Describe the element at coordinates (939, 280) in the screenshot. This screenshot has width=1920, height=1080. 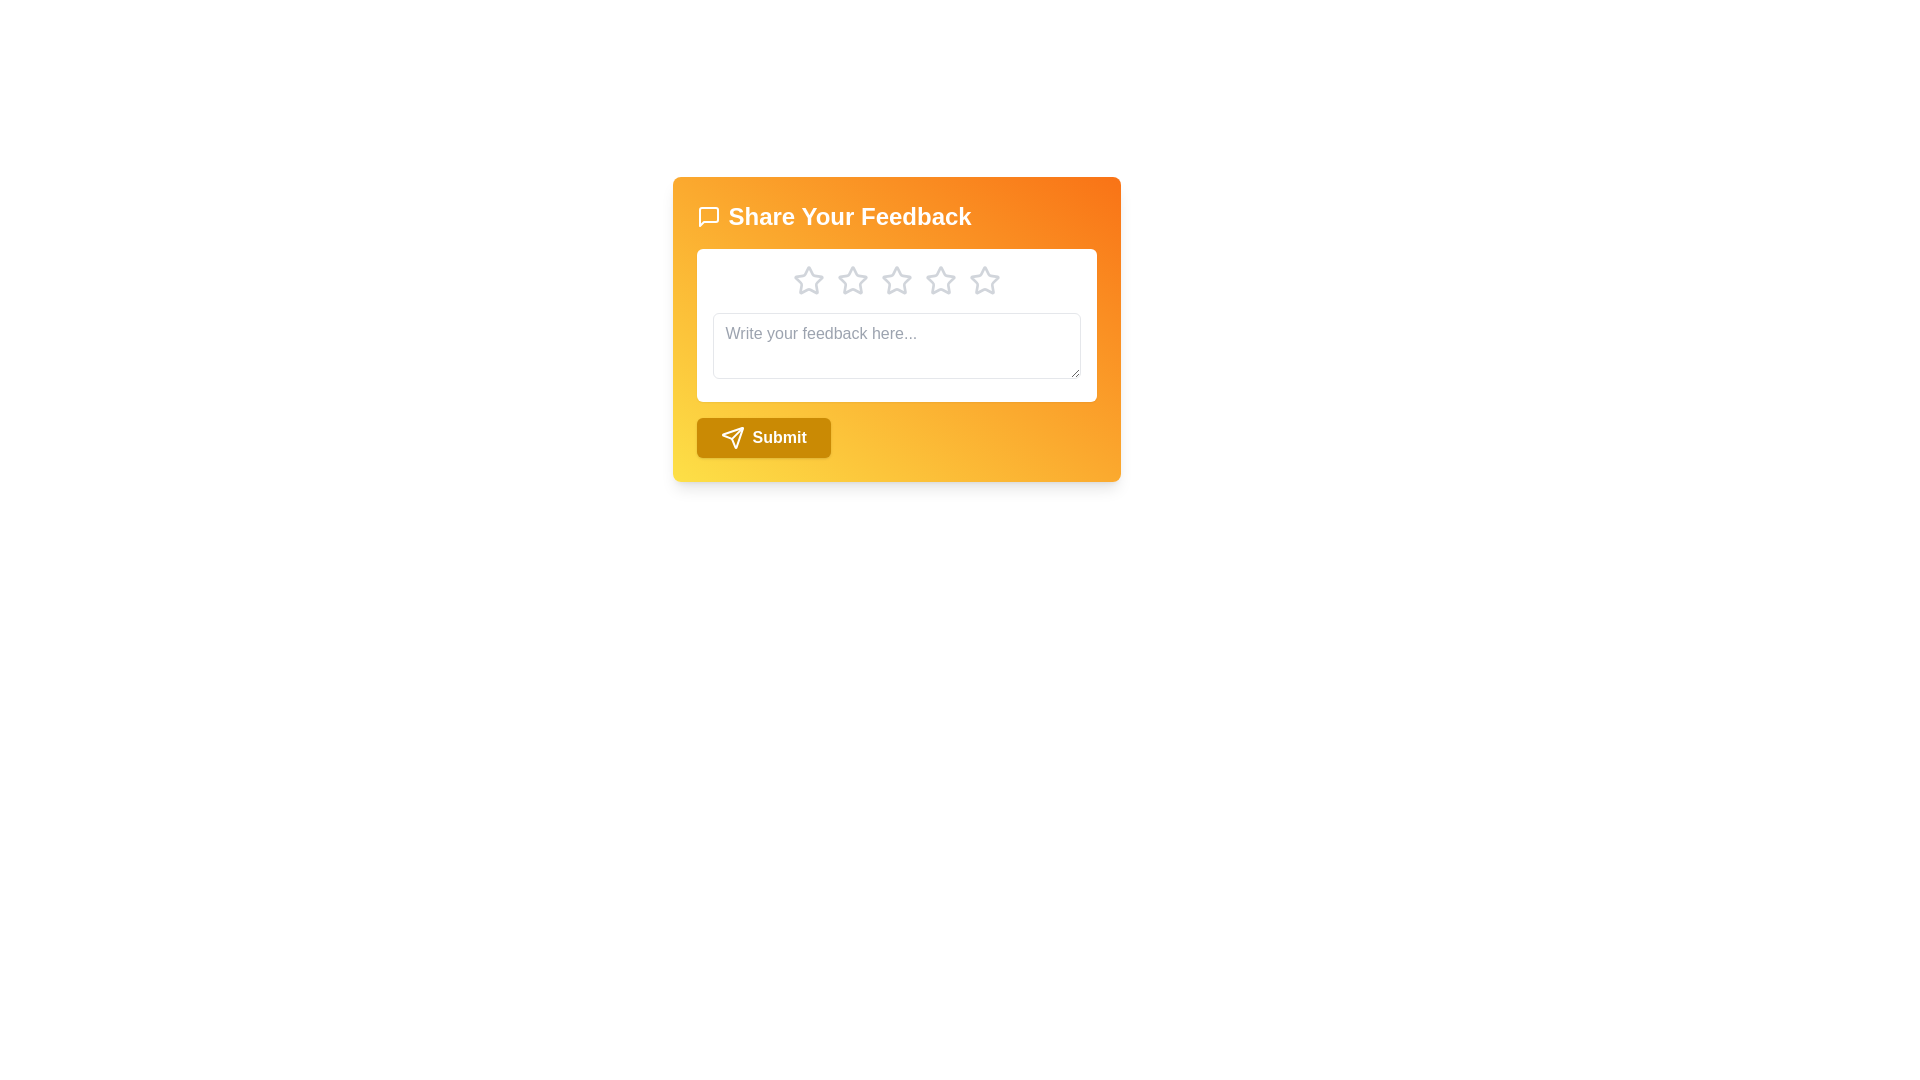
I see `the third star icon in the rating component, which is a hollow light gray star positioned below the 'Share Your Feedback' heading` at that location.